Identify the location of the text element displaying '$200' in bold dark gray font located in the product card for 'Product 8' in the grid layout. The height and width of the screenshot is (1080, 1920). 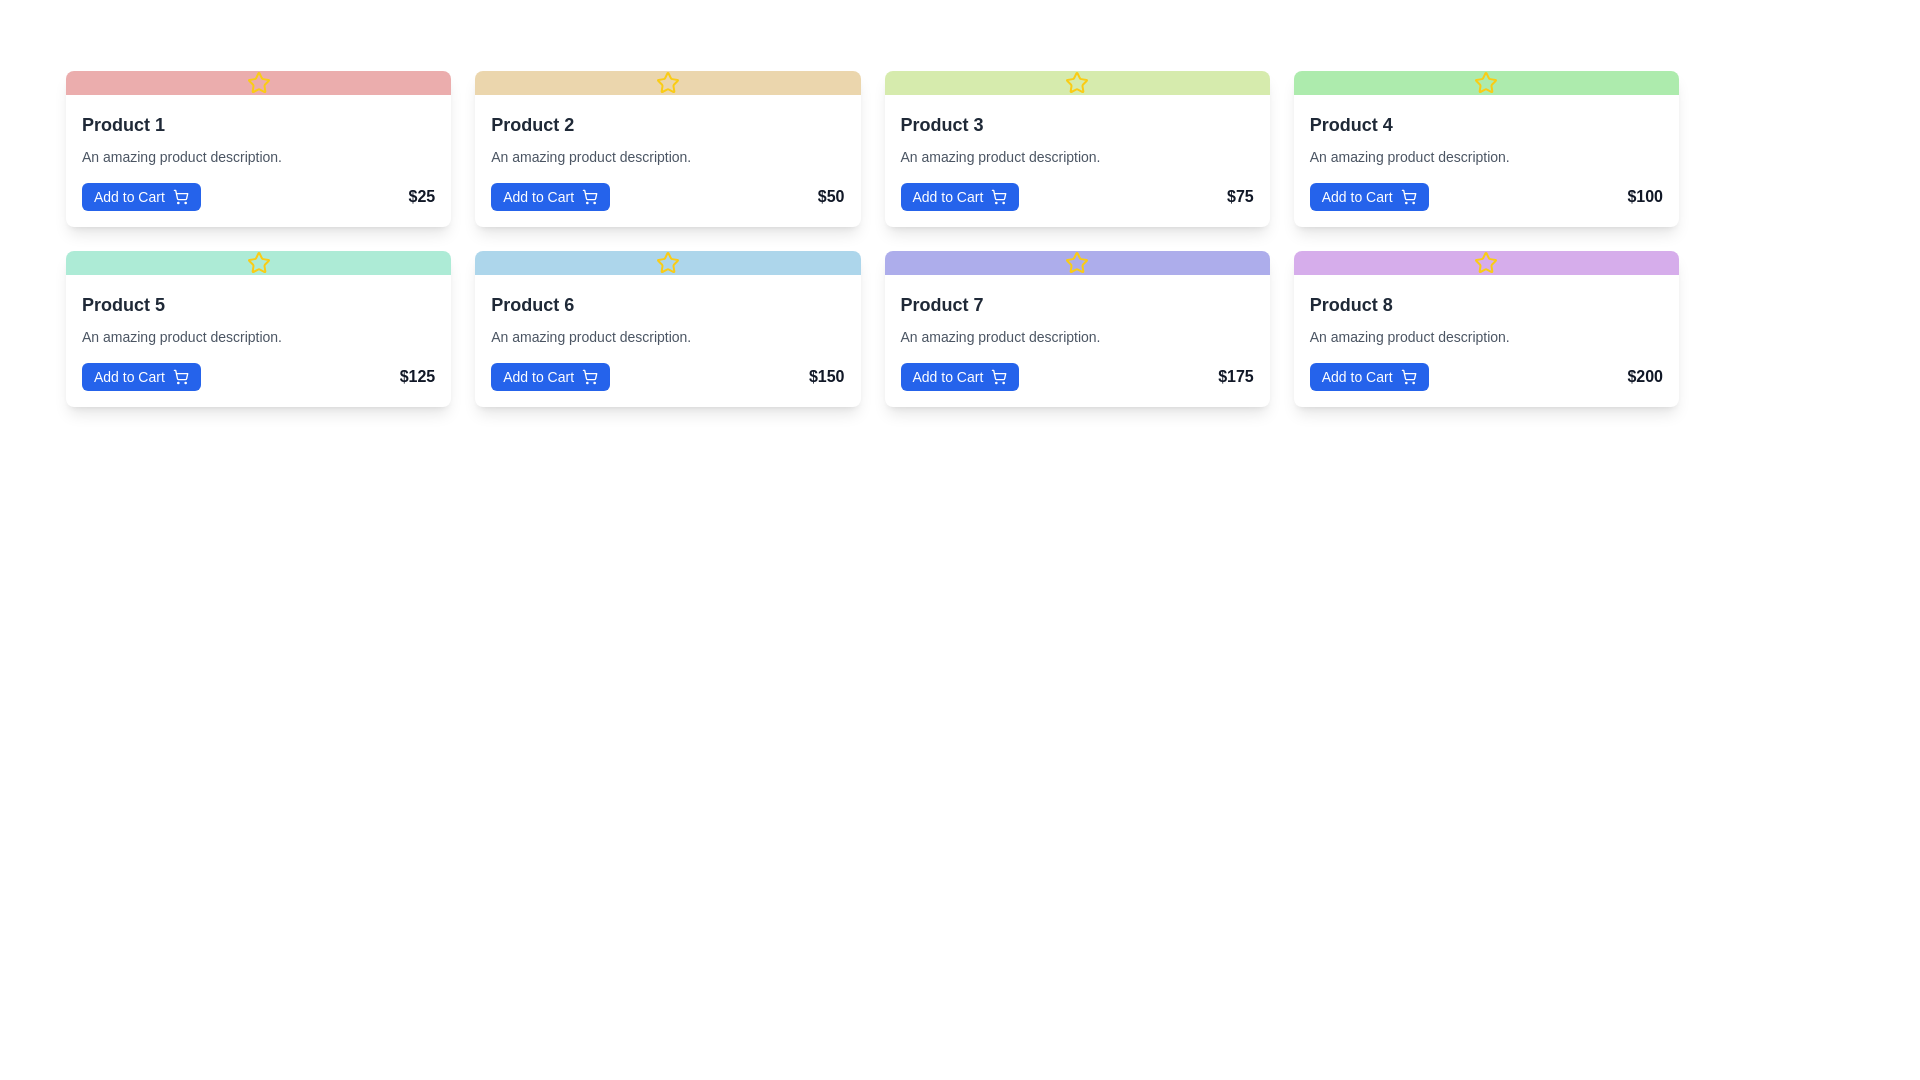
(1645, 377).